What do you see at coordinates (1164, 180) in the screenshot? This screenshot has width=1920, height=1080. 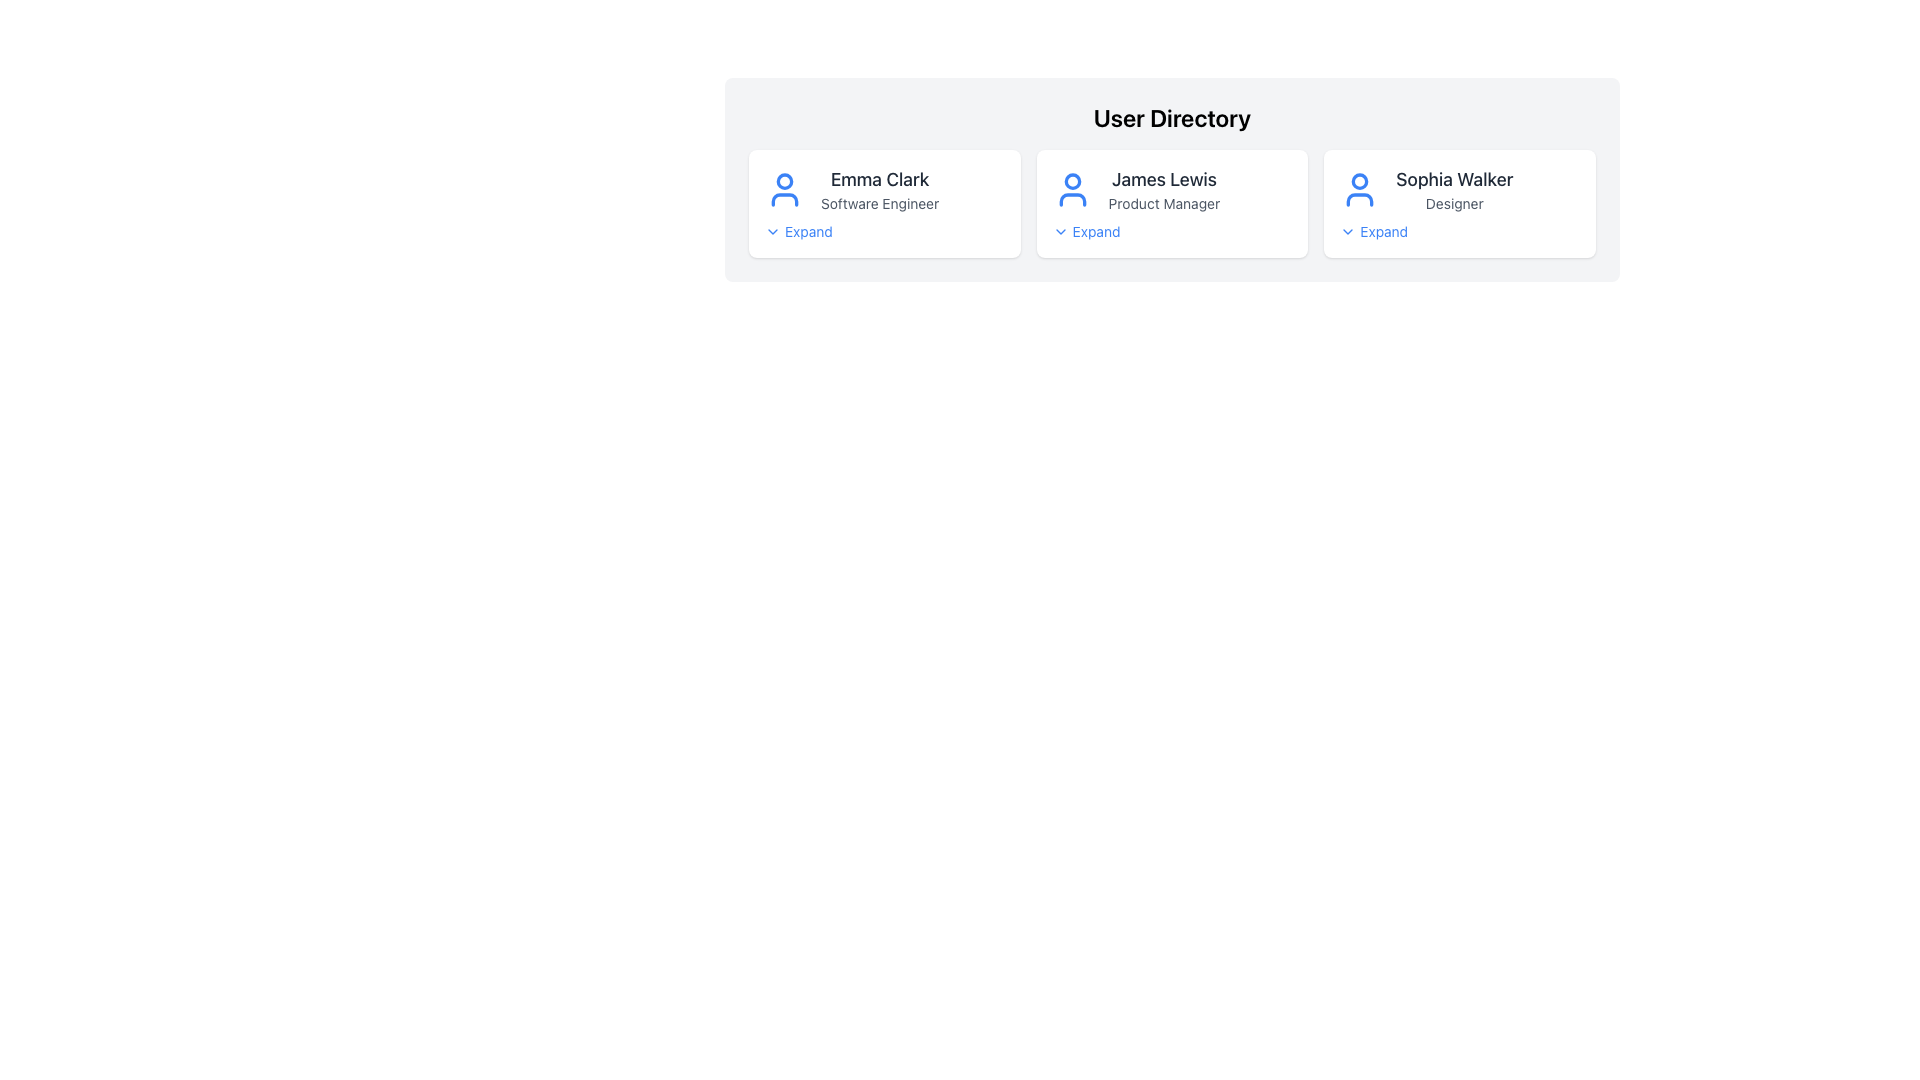 I see `the text label displaying the user's name 'James Lewis' which is prominently located at the top of the profile card` at bounding box center [1164, 180].